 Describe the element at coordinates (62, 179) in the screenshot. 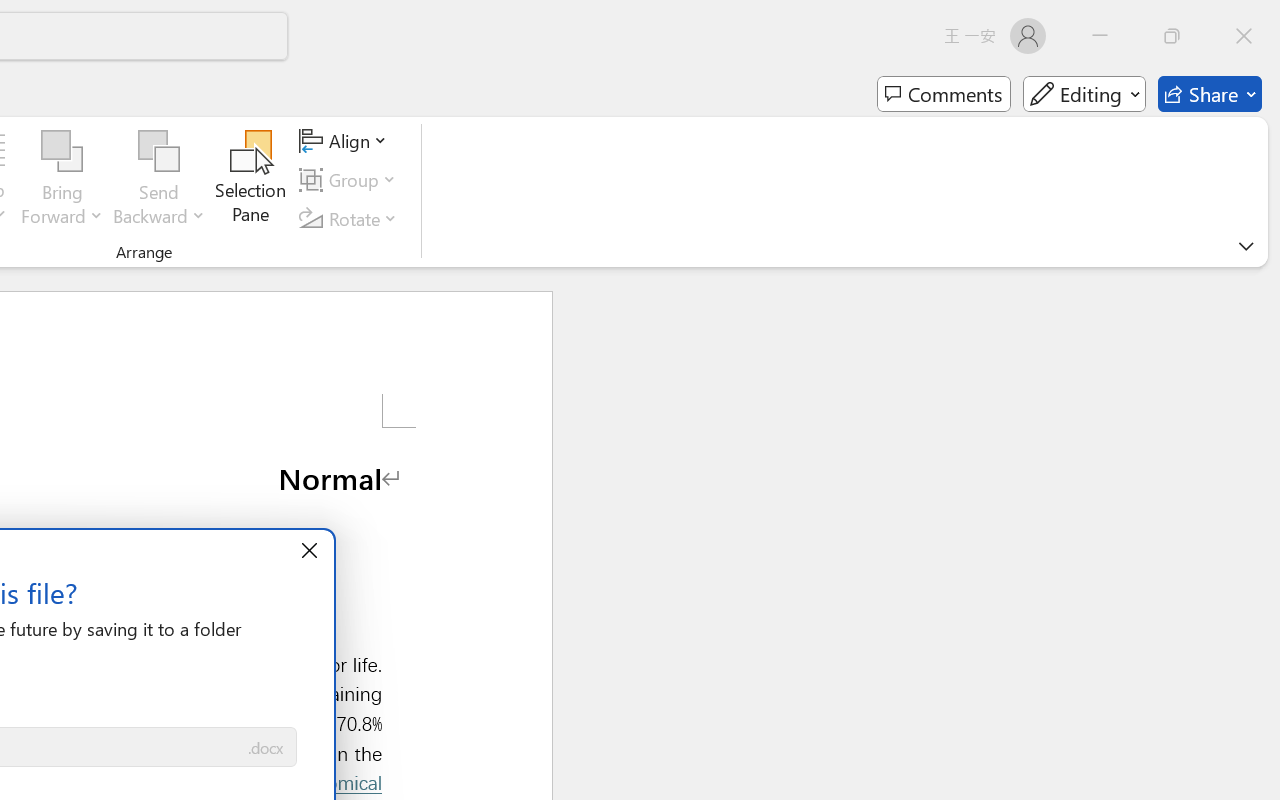

I see `'Bring Forward'` at that location.